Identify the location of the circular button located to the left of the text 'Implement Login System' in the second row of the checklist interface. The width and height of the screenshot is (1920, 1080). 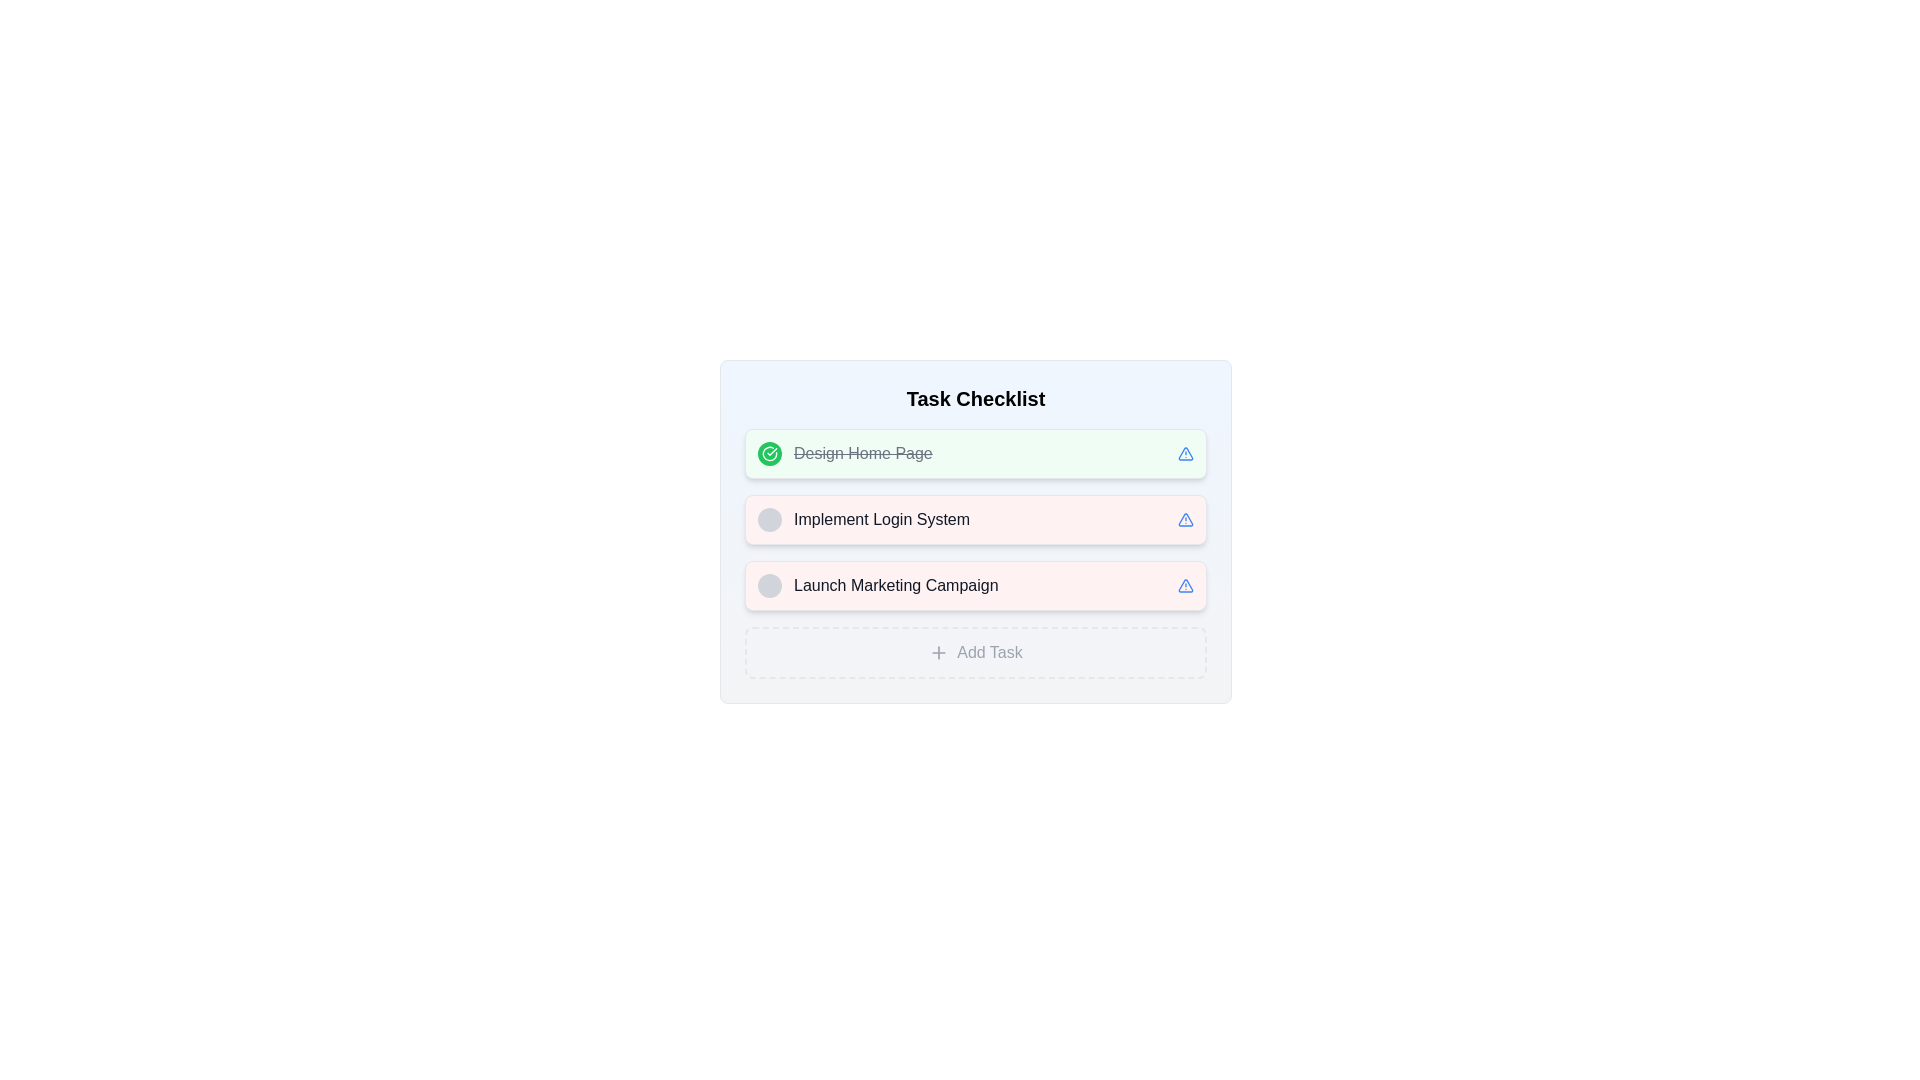
(768, 519).